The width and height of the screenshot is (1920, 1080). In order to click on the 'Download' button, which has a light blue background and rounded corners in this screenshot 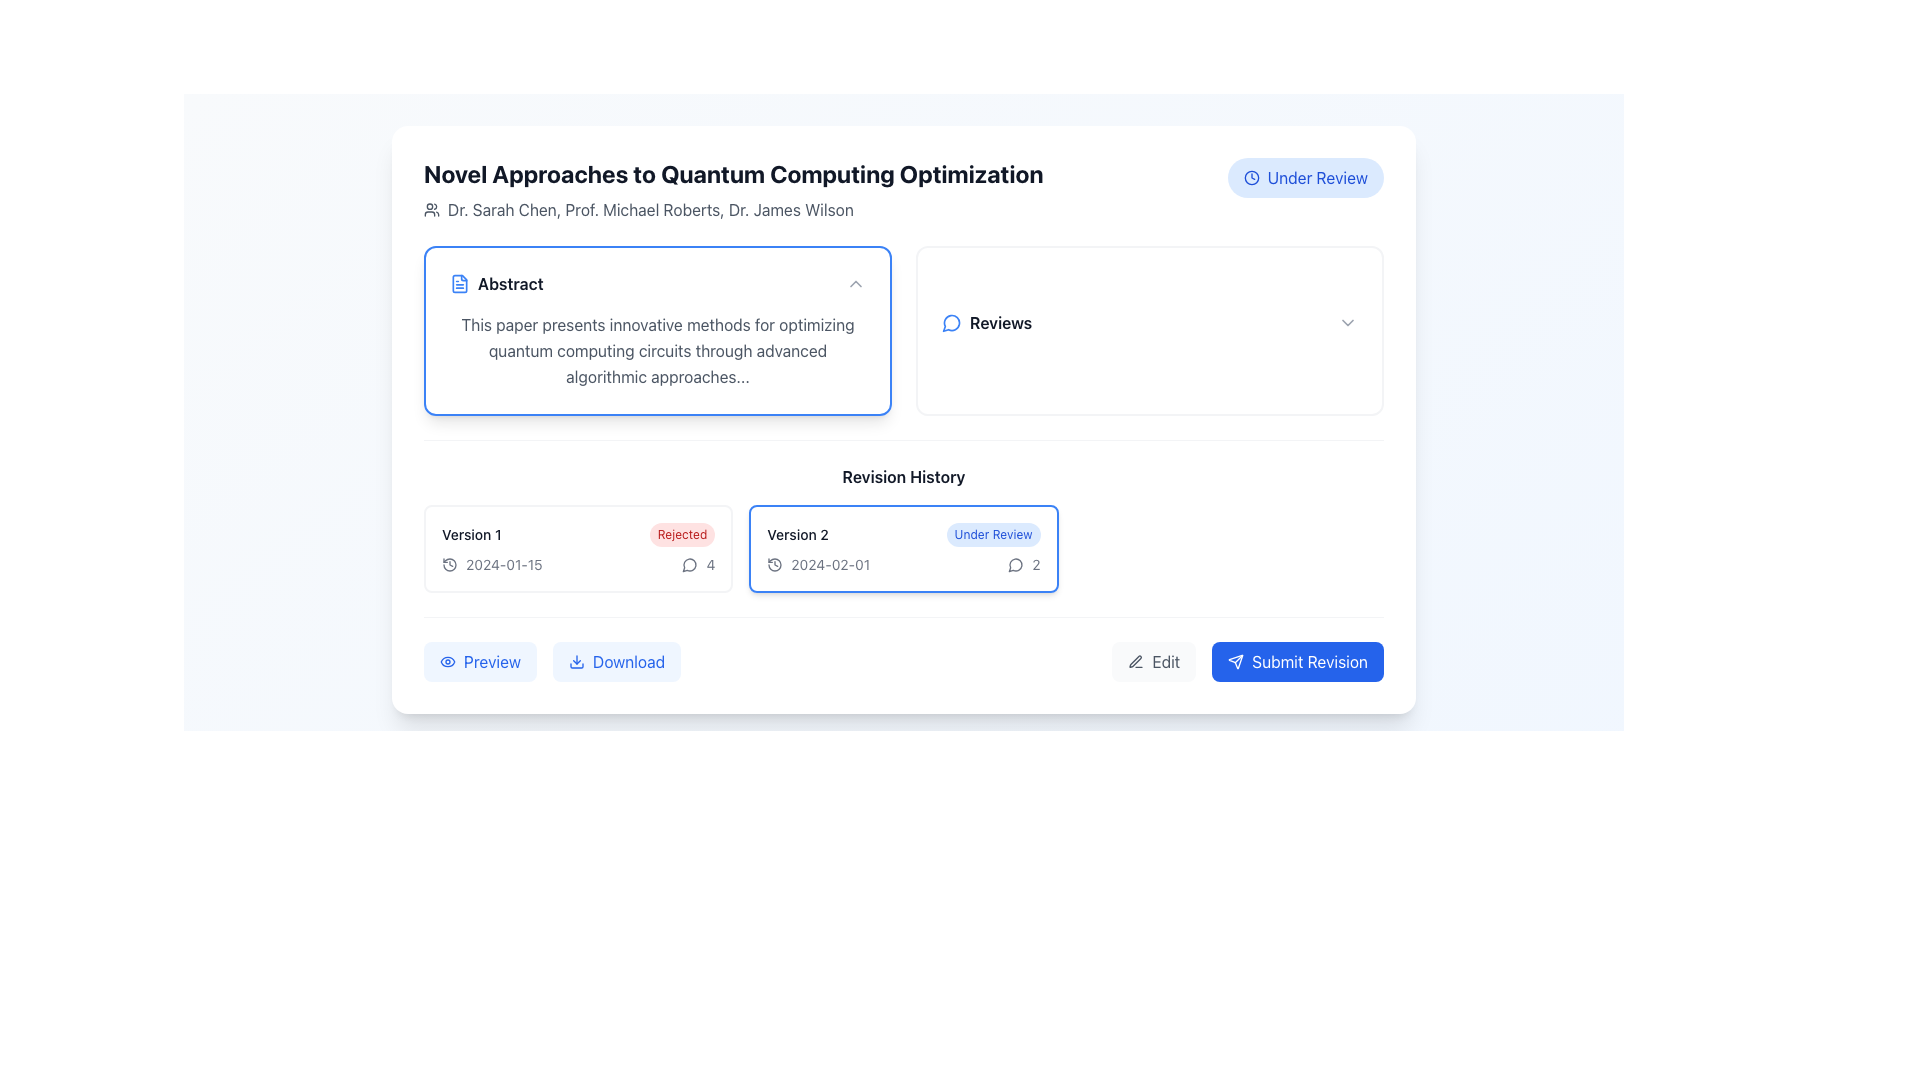, I will do `click(616, 662)`.